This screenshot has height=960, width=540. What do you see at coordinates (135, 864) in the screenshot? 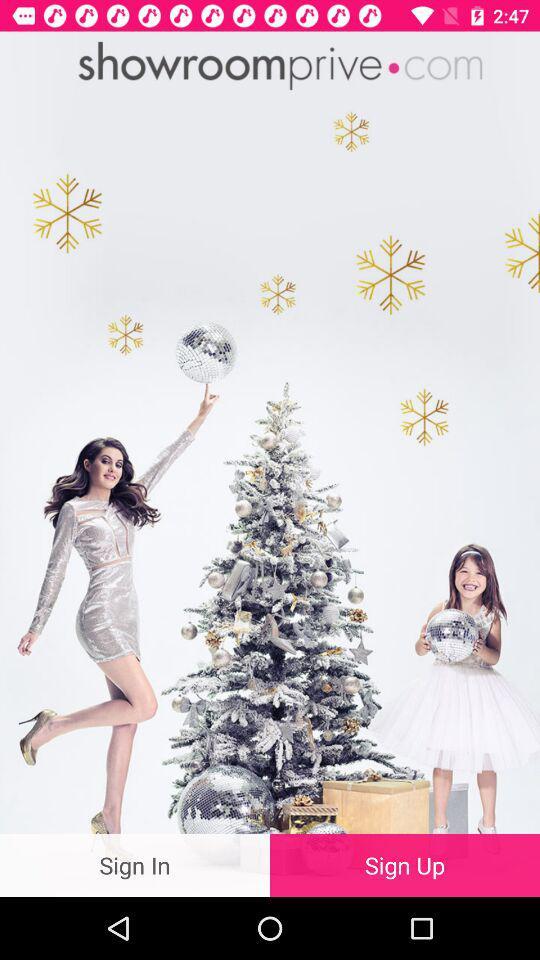
I see `the item at the bottom left corner` at bounding box center [135, 864].